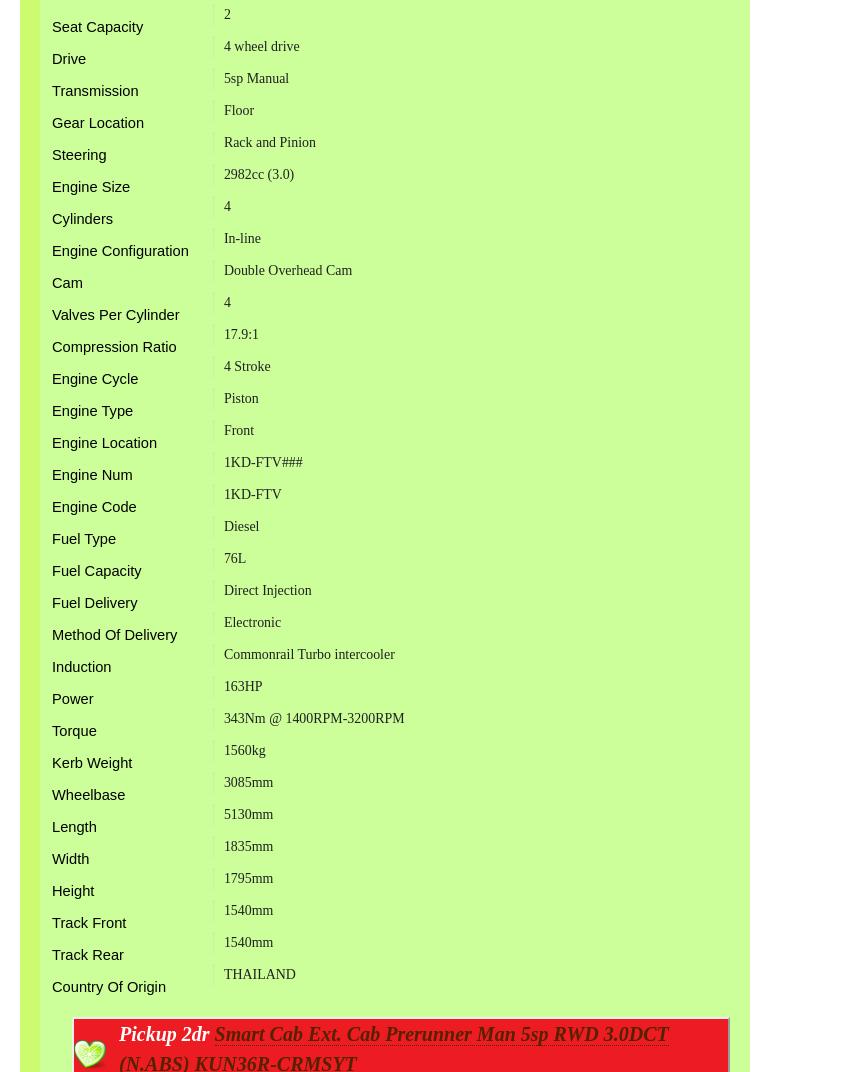 Image resolution: width=845 pixels, height=1072 pixels. Describe the element at coordinates (268, 140) in the screenshot. I see `'Rack and Pinion'` at that location.